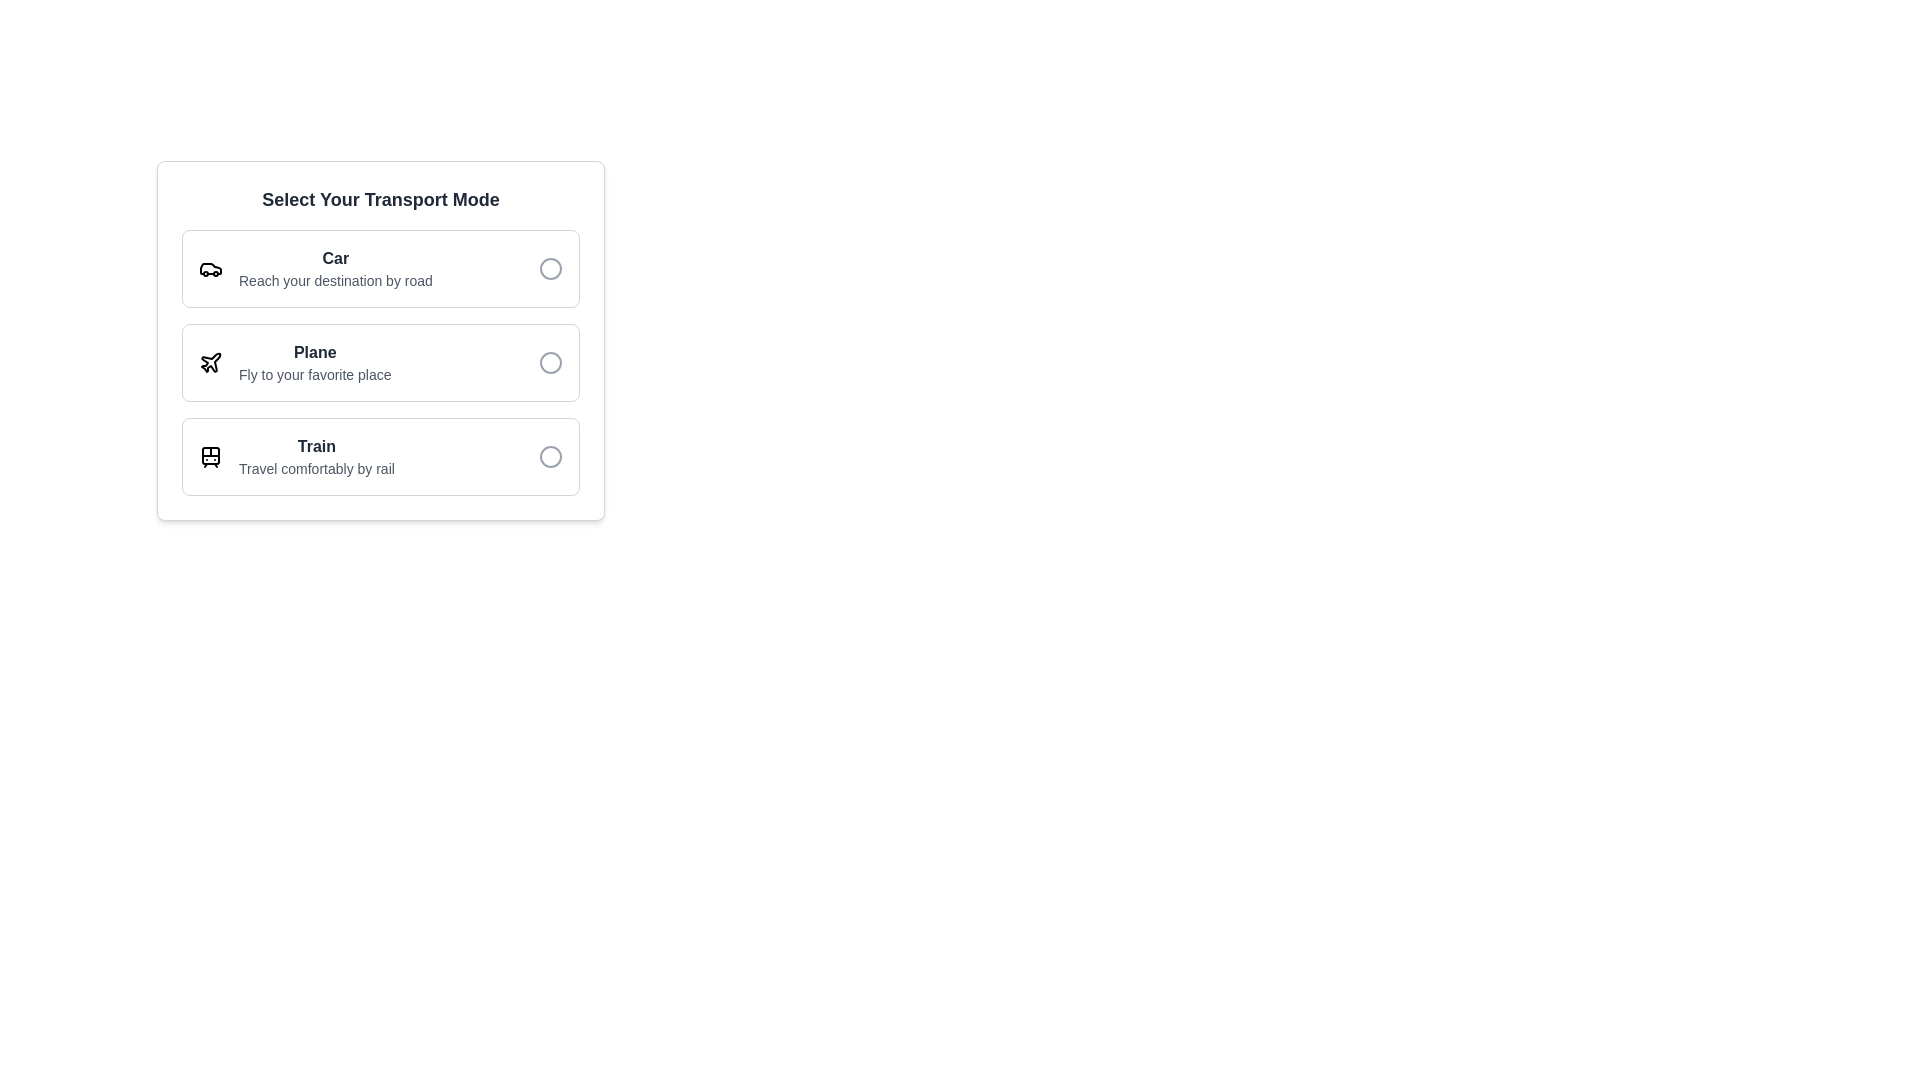 This screenshot has height=1080, width=1920. Describe the element at coordinates (551, 456) in the screenshot. I see `the unselected radio button represented by an SVG circle beneath the 'Train' option in the UI interface` at that location.